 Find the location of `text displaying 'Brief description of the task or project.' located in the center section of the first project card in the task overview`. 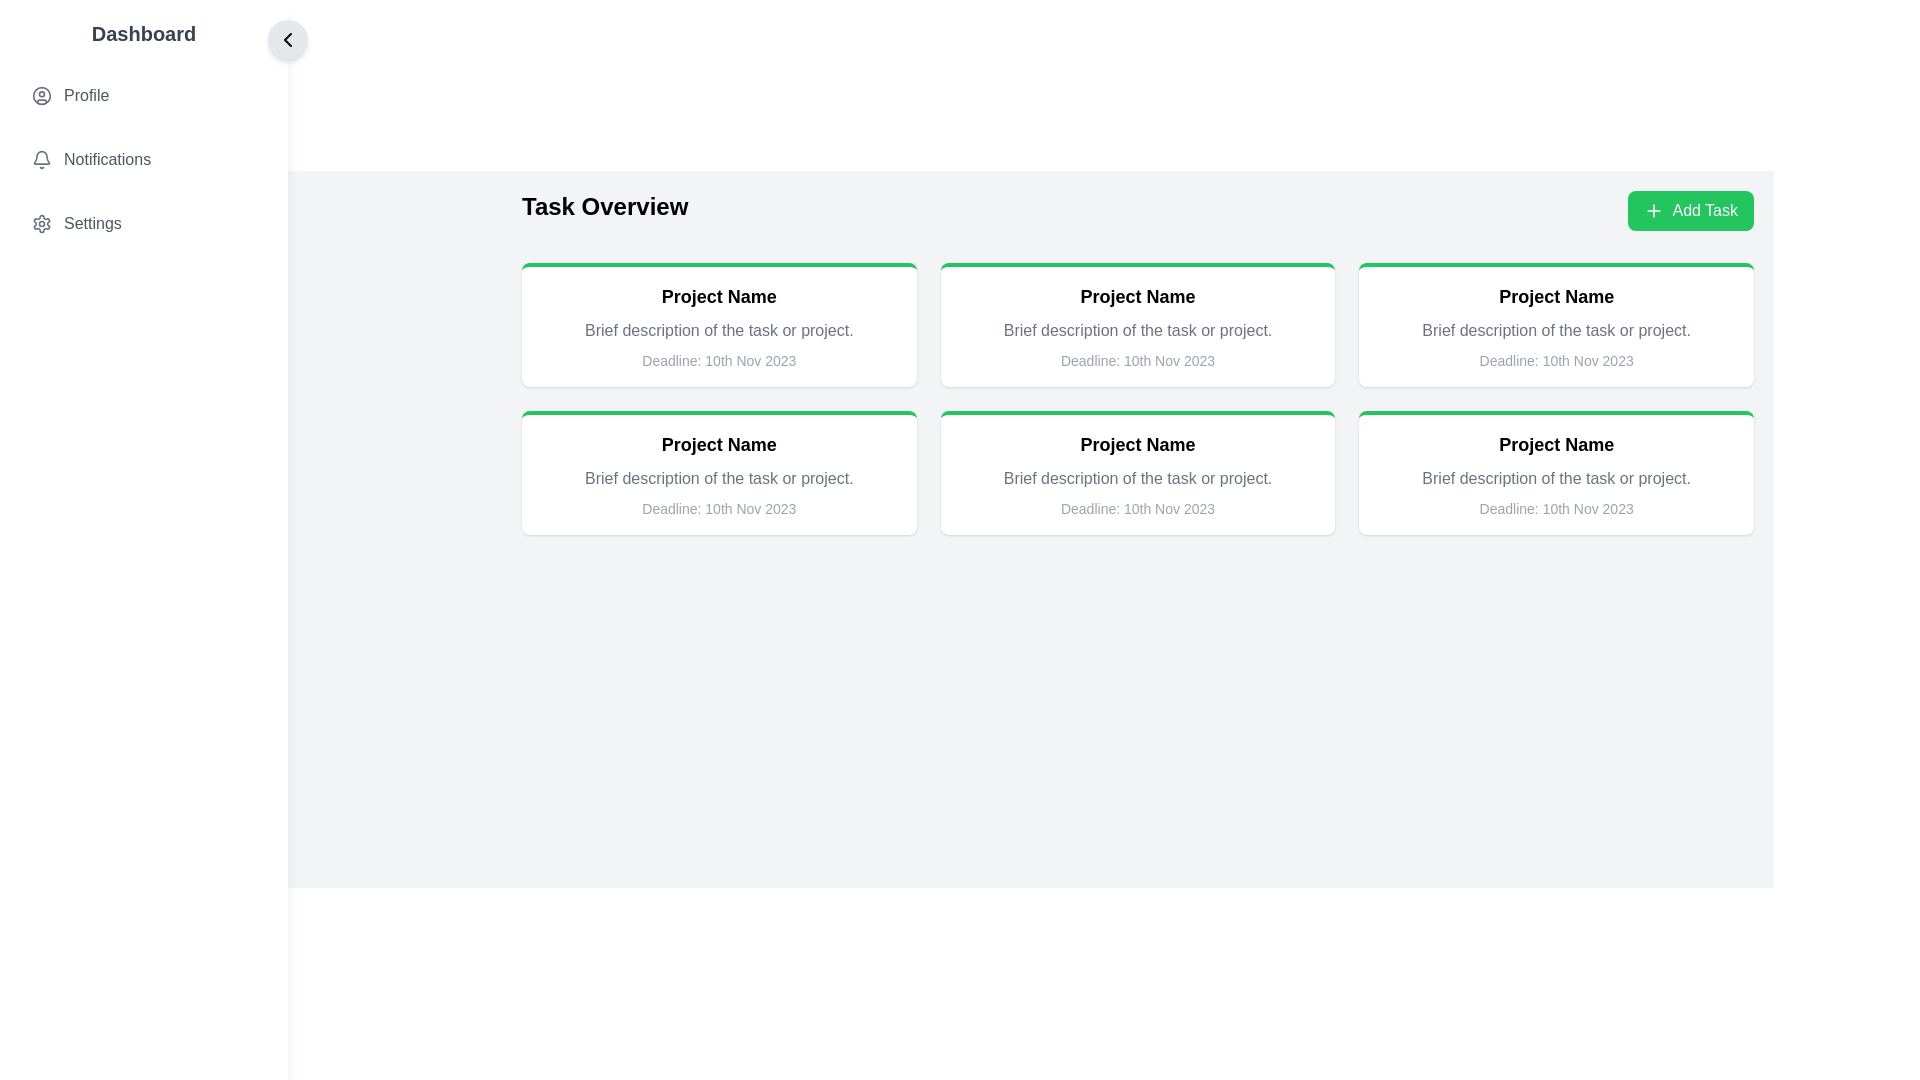

text displaying 'Brief description of the task or project.' located in the center section of the first project card in the task overview is located at coordinates (719, 330).